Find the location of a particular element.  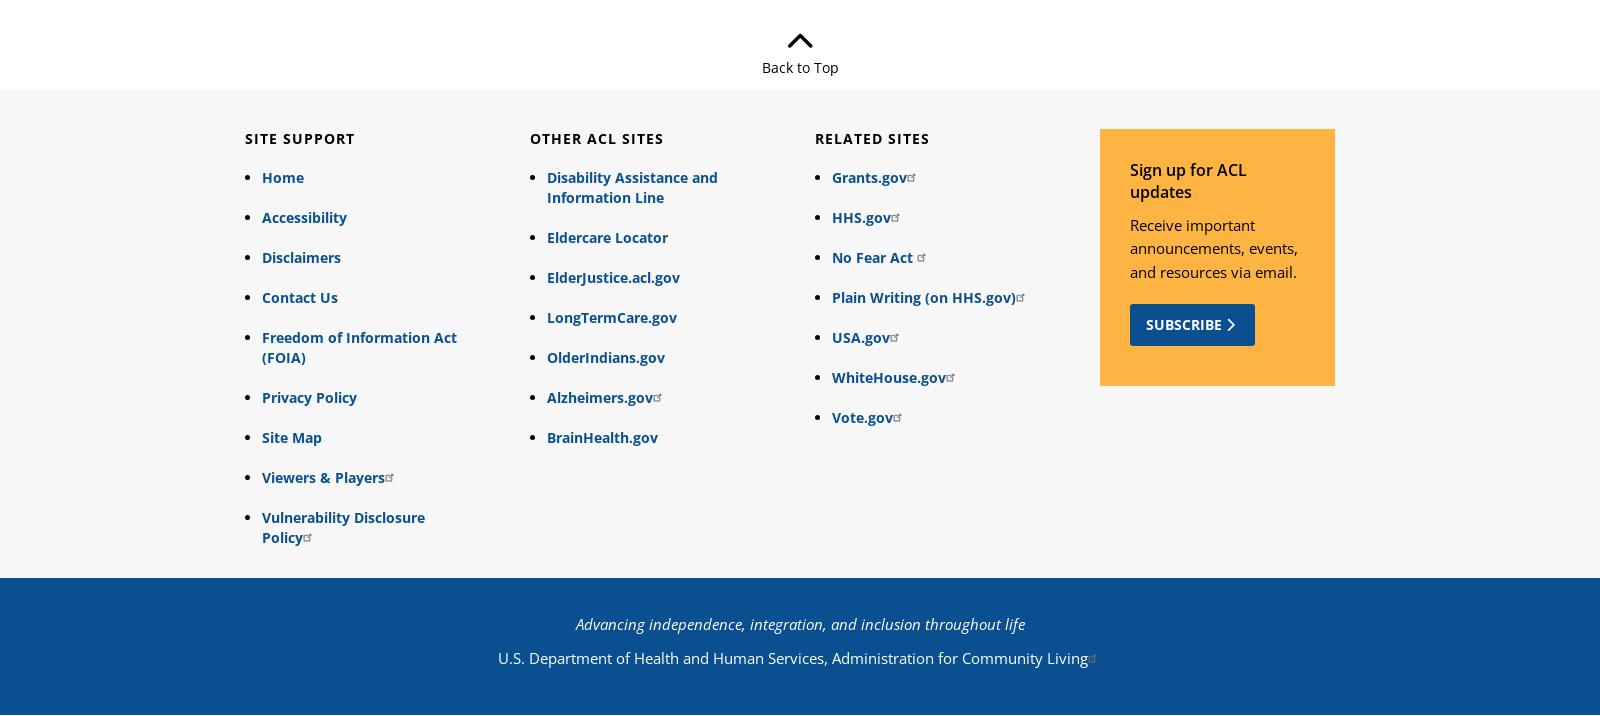

'Disclaimers' is located at coordinates (300, 257).